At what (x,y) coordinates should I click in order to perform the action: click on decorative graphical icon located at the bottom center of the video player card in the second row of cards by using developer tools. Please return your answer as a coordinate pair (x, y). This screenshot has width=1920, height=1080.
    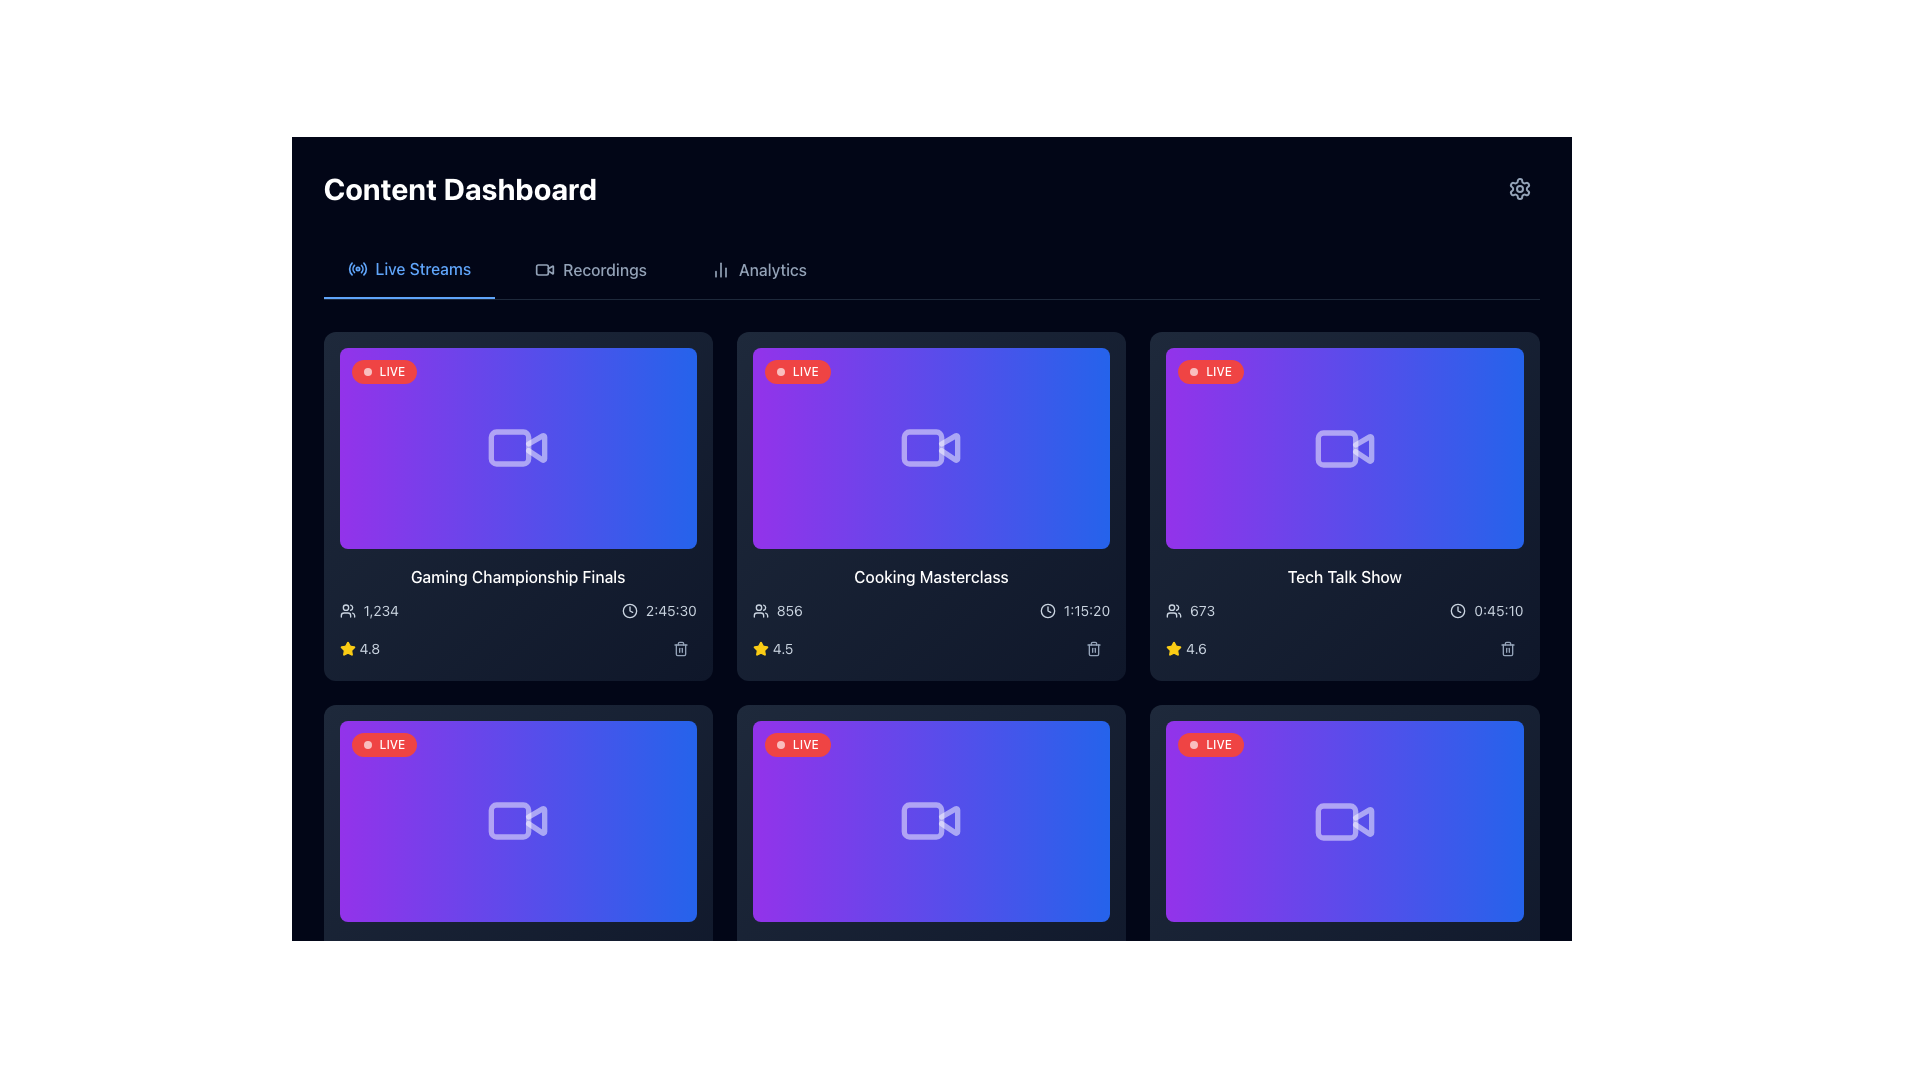
    Looking at the image, I should click on (922, 821).